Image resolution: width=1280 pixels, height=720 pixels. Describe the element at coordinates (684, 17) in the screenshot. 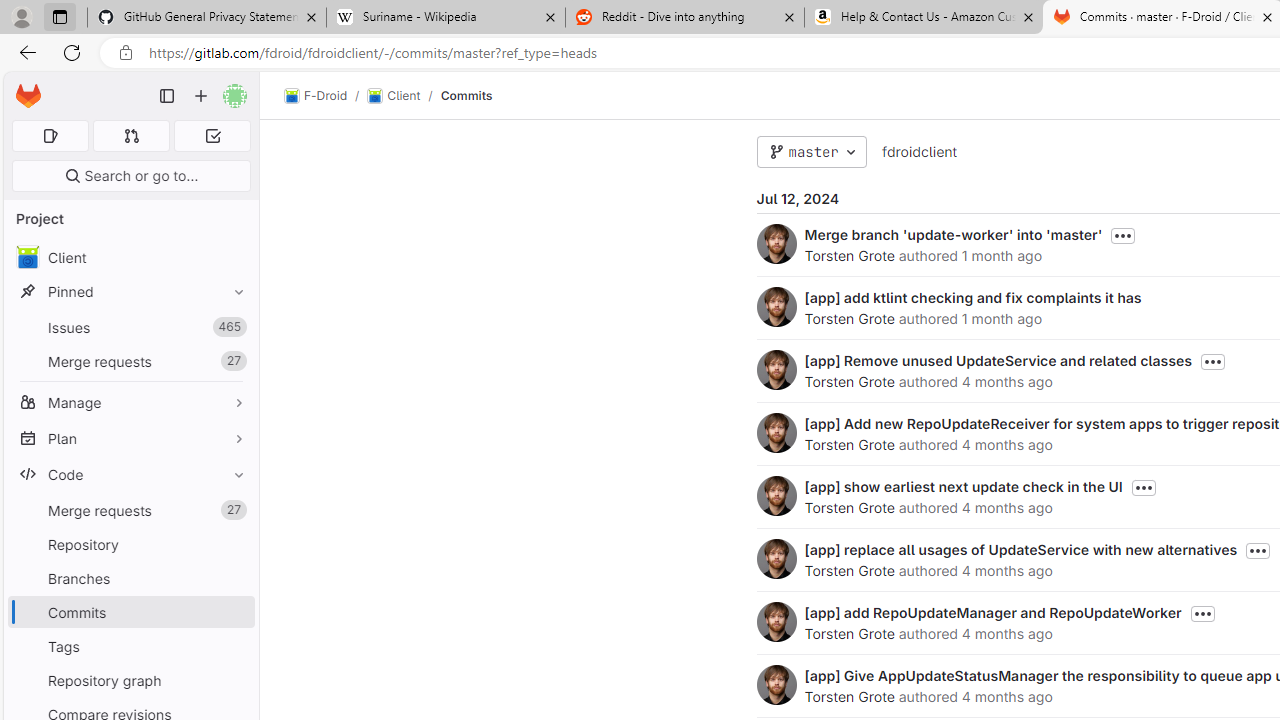

I see `'Reddit - Dive into anything'` at that location.